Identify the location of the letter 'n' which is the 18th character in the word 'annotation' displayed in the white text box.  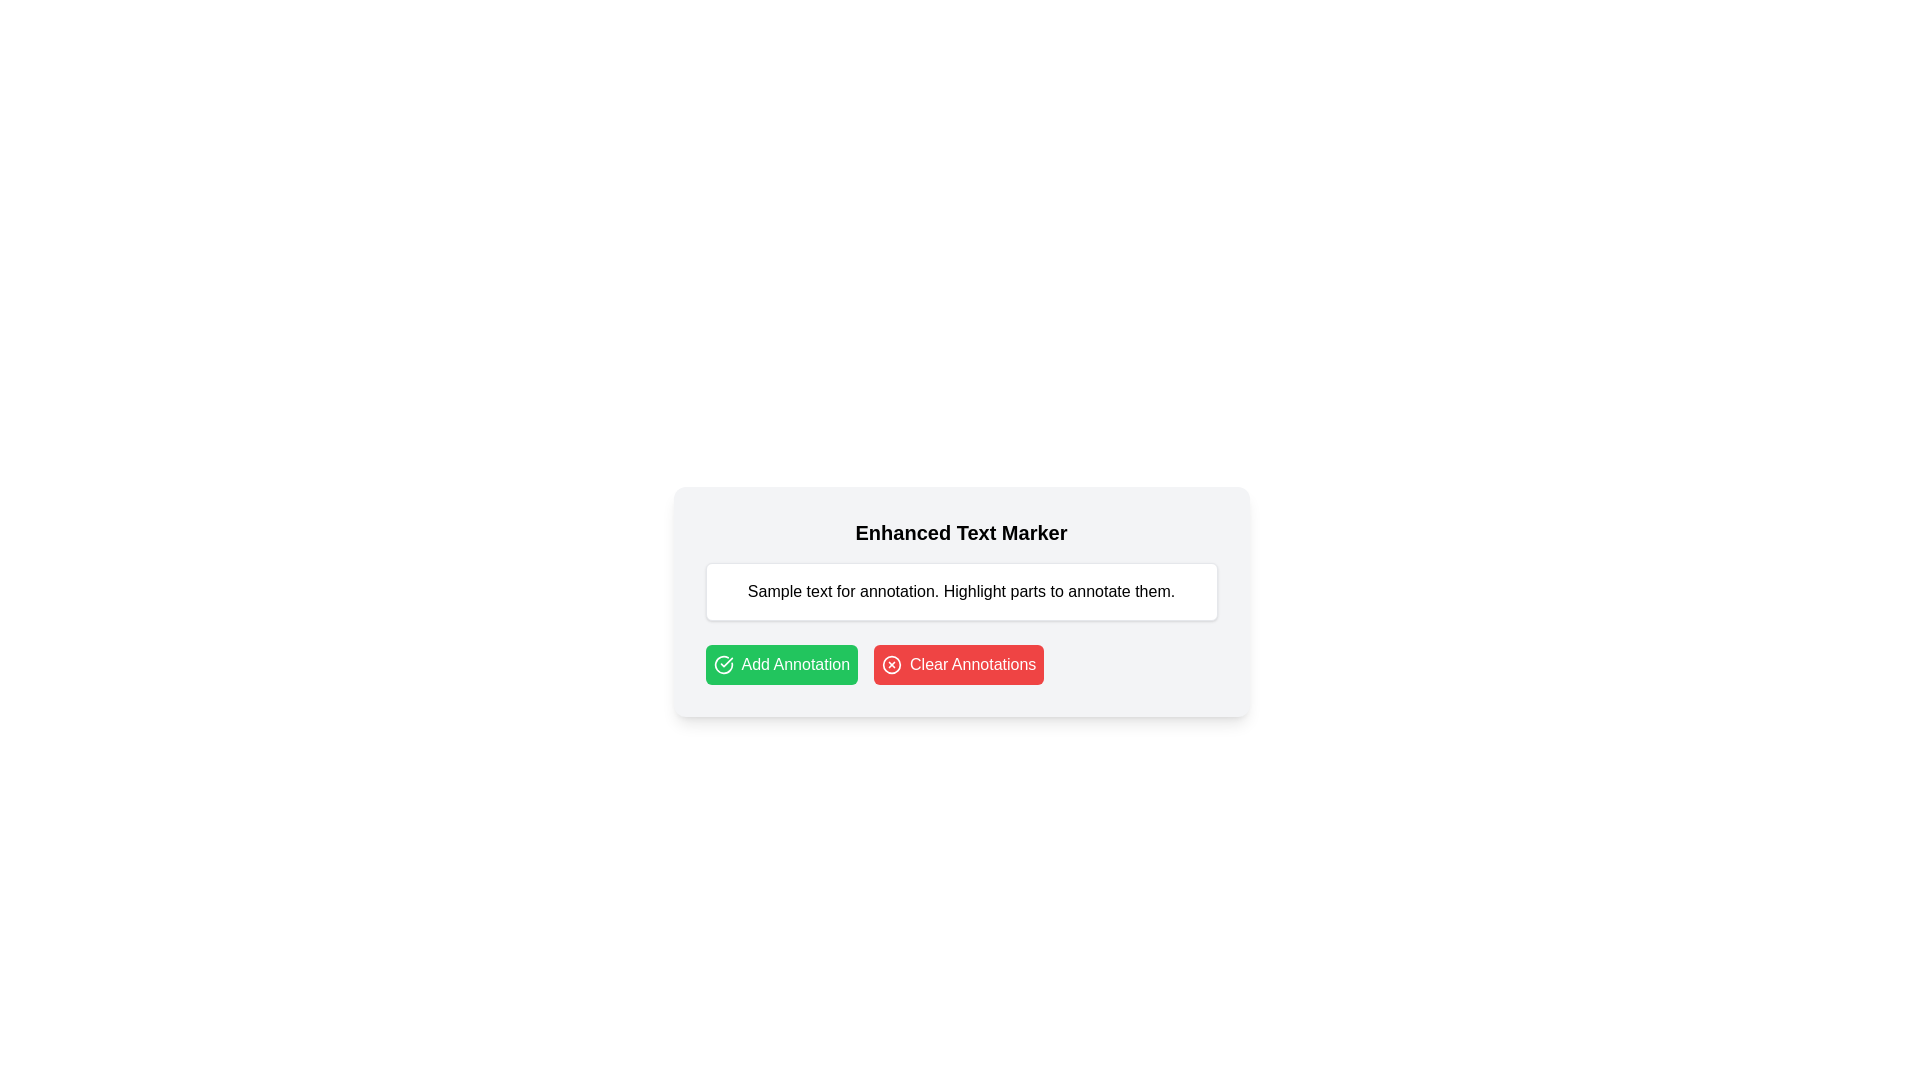
(873, 590).